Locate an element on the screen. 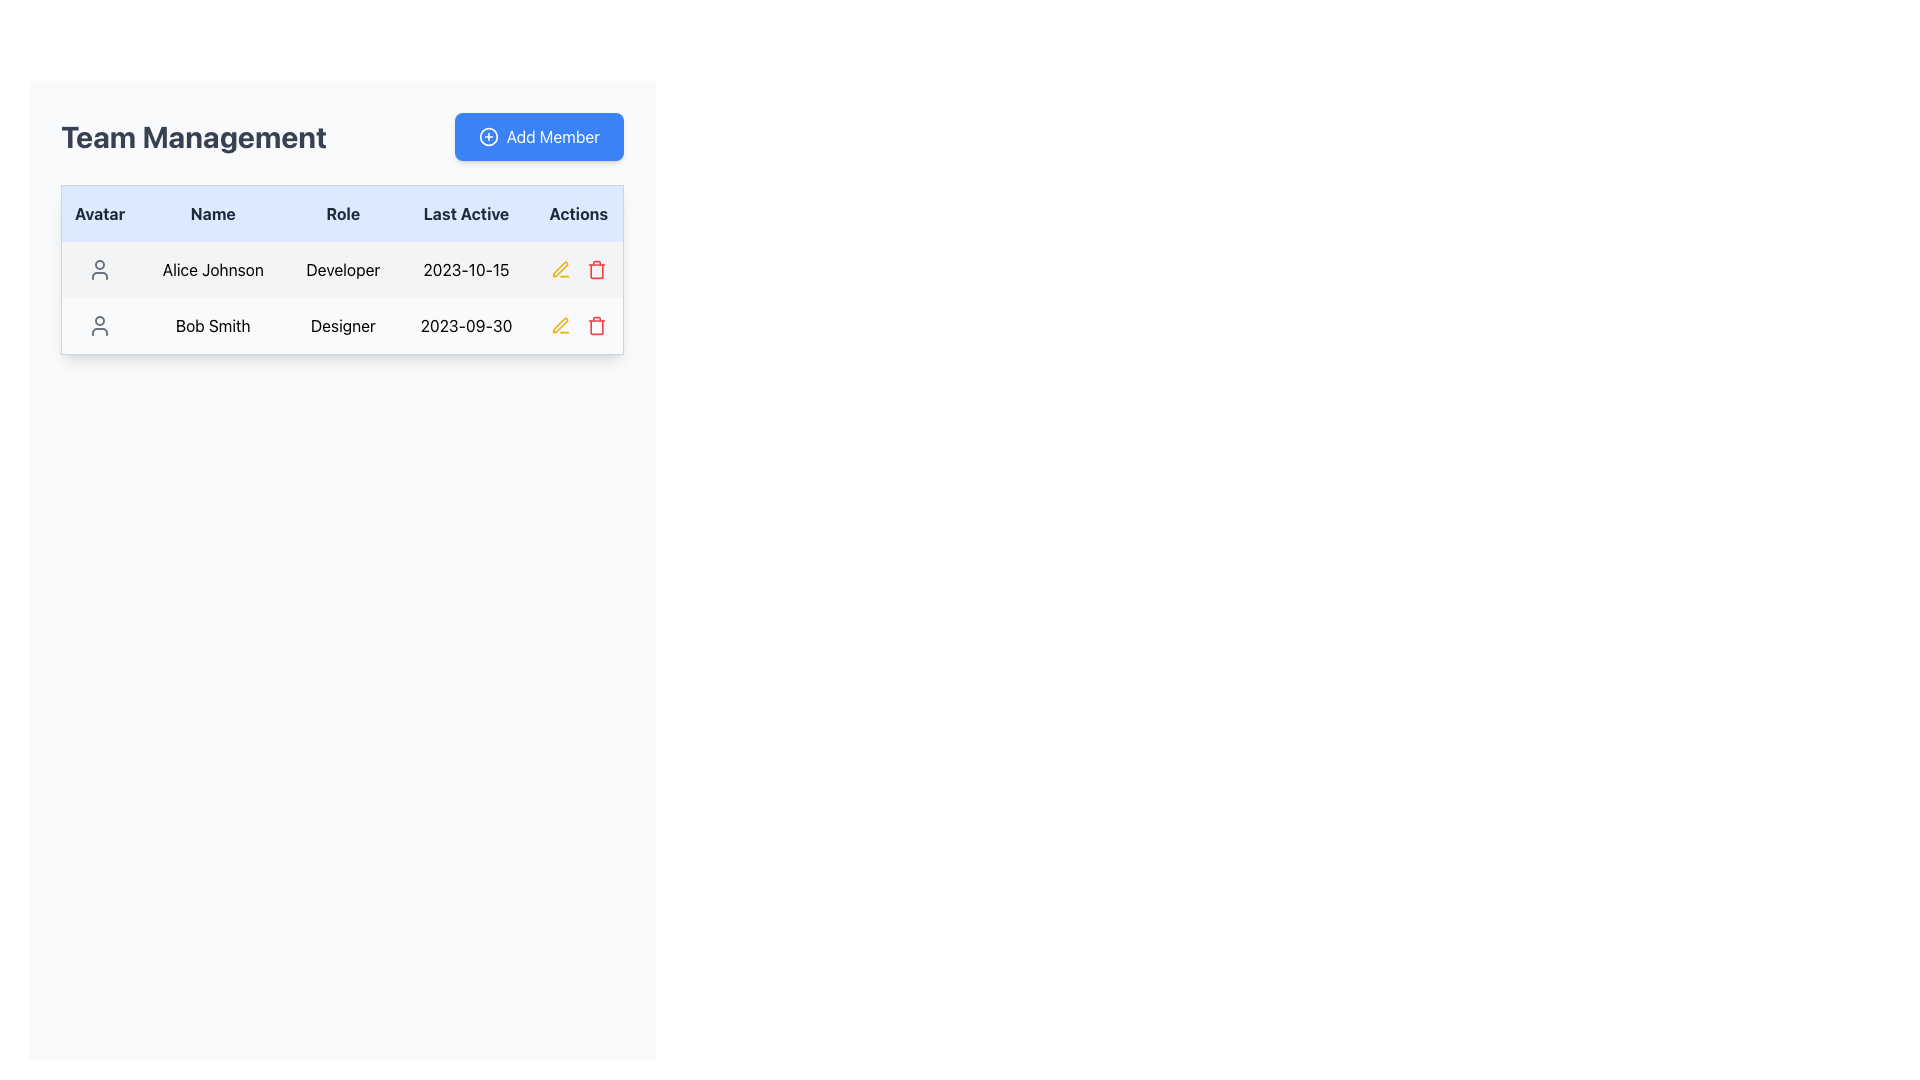 The width and height of the screenshot is (1920, 1080). the user profile icon representing 'Alice Johnson' in the Avatar column of the table is located at coordinates (98, 270).